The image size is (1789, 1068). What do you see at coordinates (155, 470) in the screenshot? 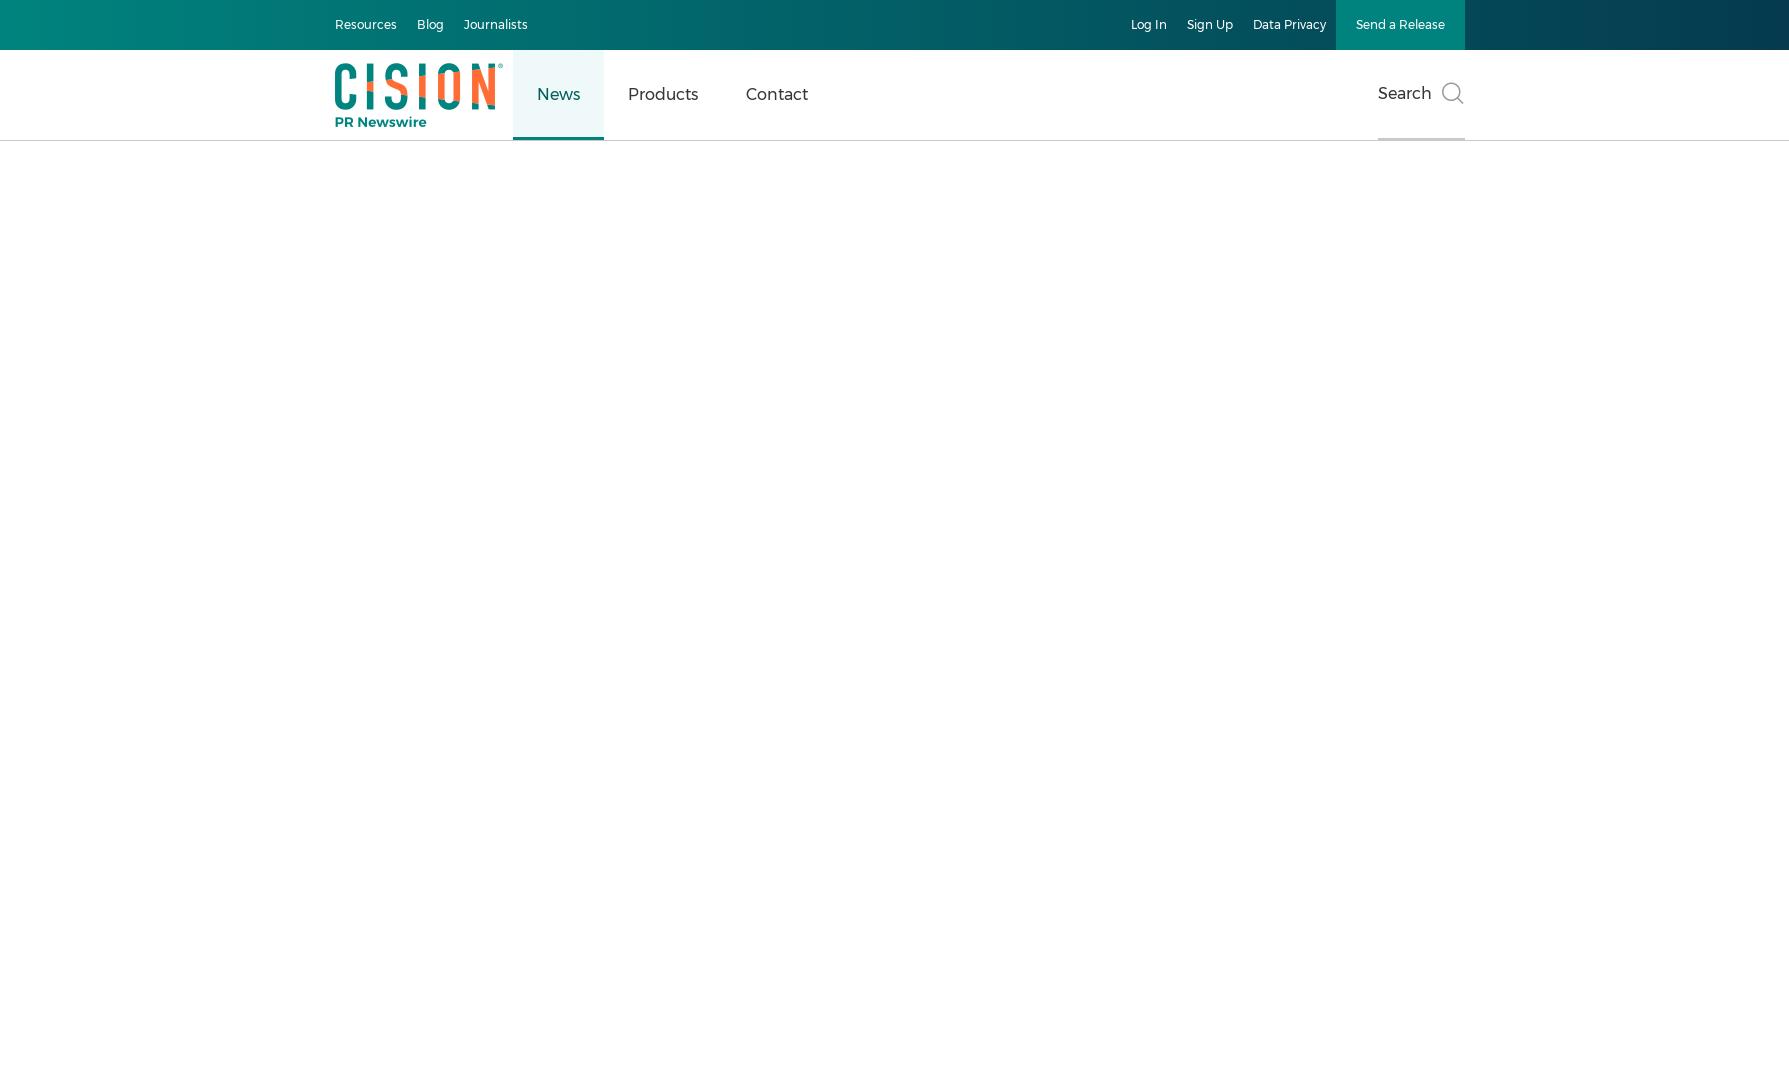
I see `'Auto & Transportation'` at bounding box center [155, 470].